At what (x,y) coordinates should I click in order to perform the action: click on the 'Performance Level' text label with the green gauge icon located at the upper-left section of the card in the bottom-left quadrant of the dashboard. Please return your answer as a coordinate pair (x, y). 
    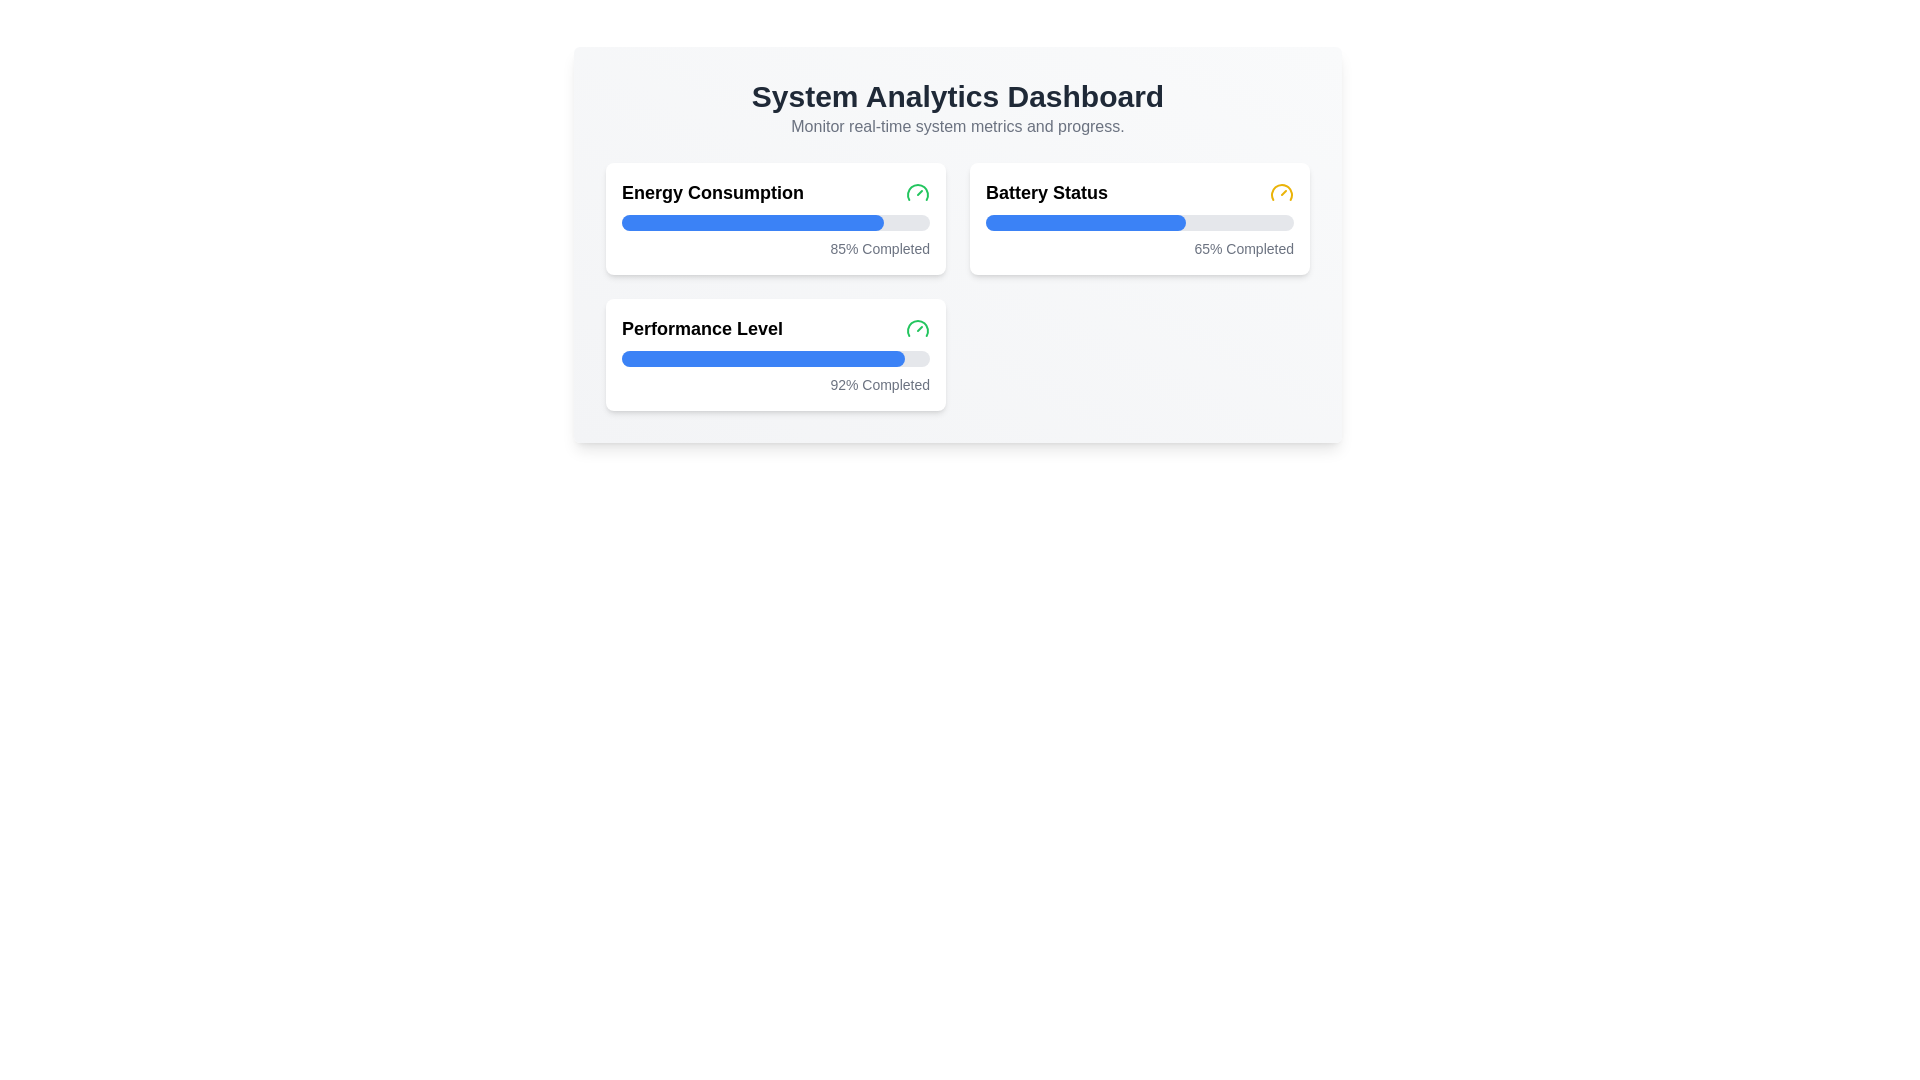
    Looking at the image, I should click on (775, 327).